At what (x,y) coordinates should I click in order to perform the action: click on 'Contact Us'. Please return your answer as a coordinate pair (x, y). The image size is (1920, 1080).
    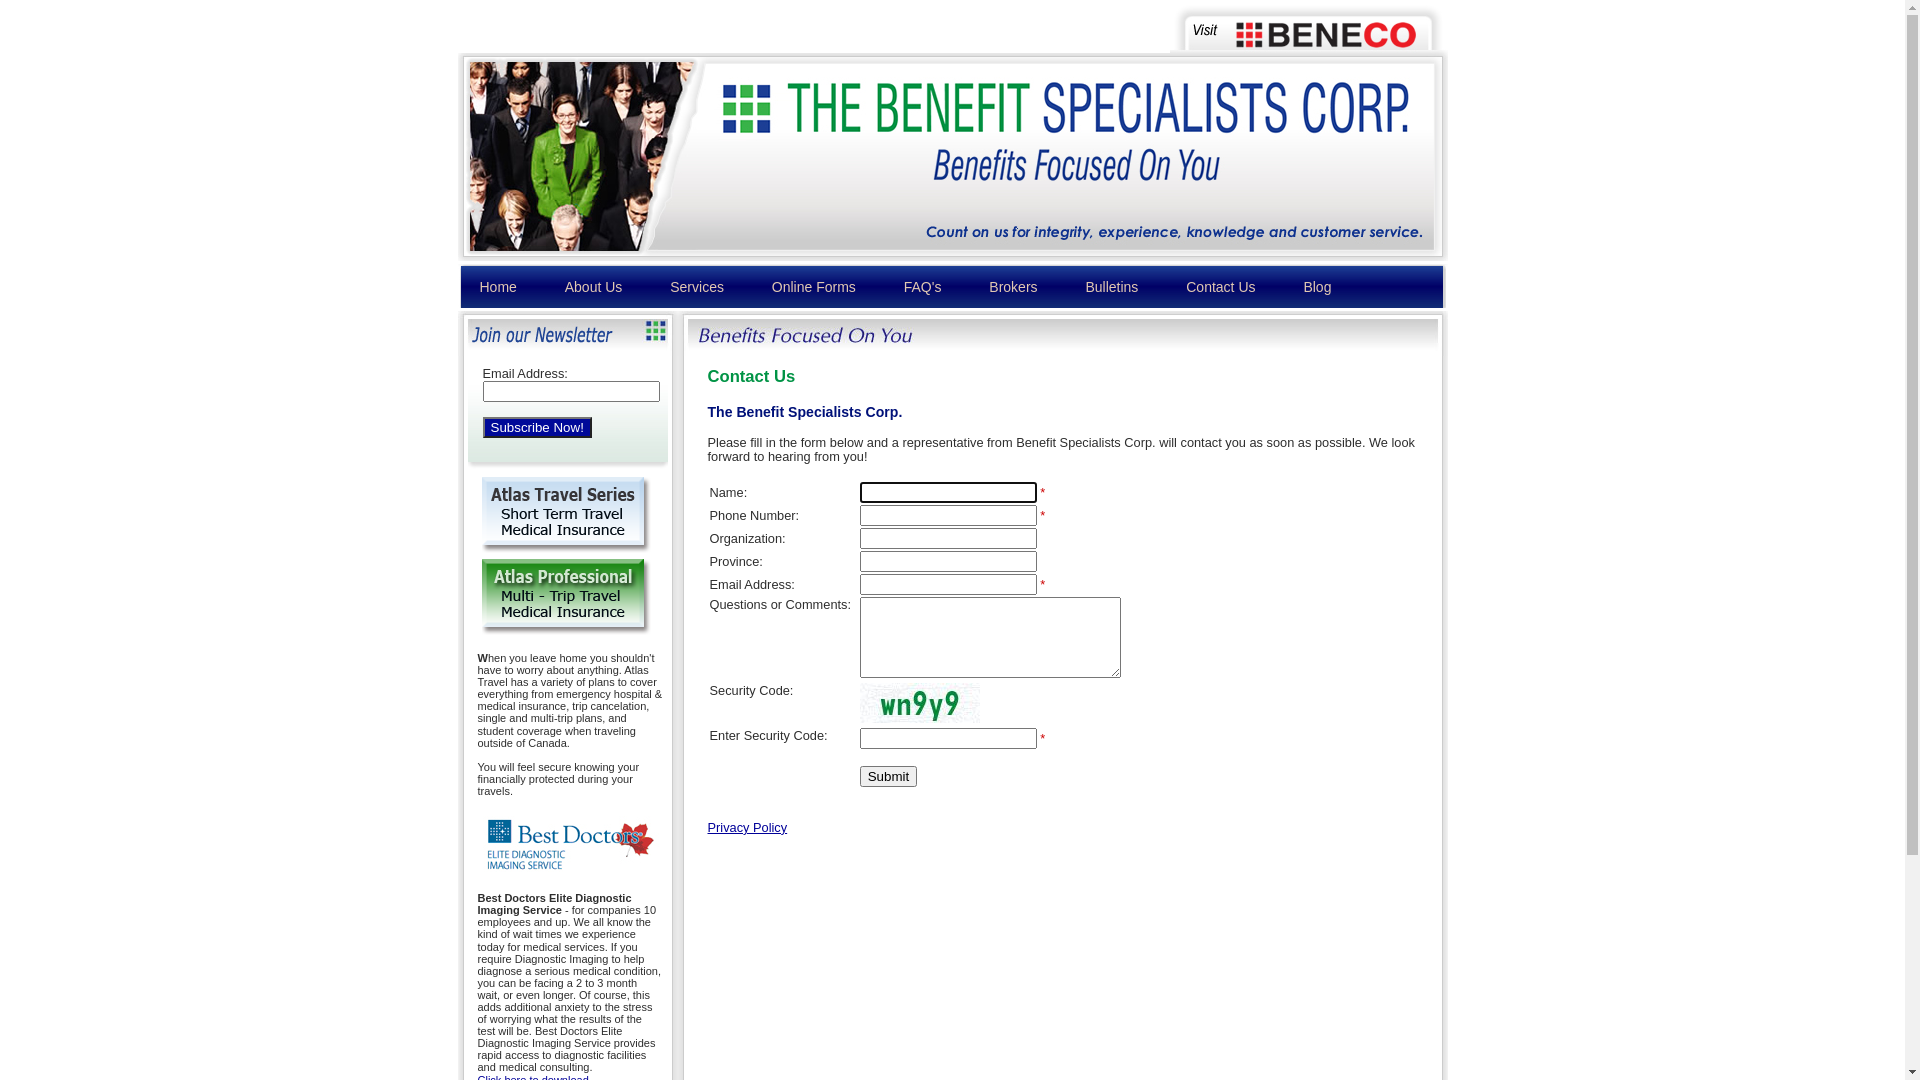
    Looking at the image, I should click on (1219, 286).